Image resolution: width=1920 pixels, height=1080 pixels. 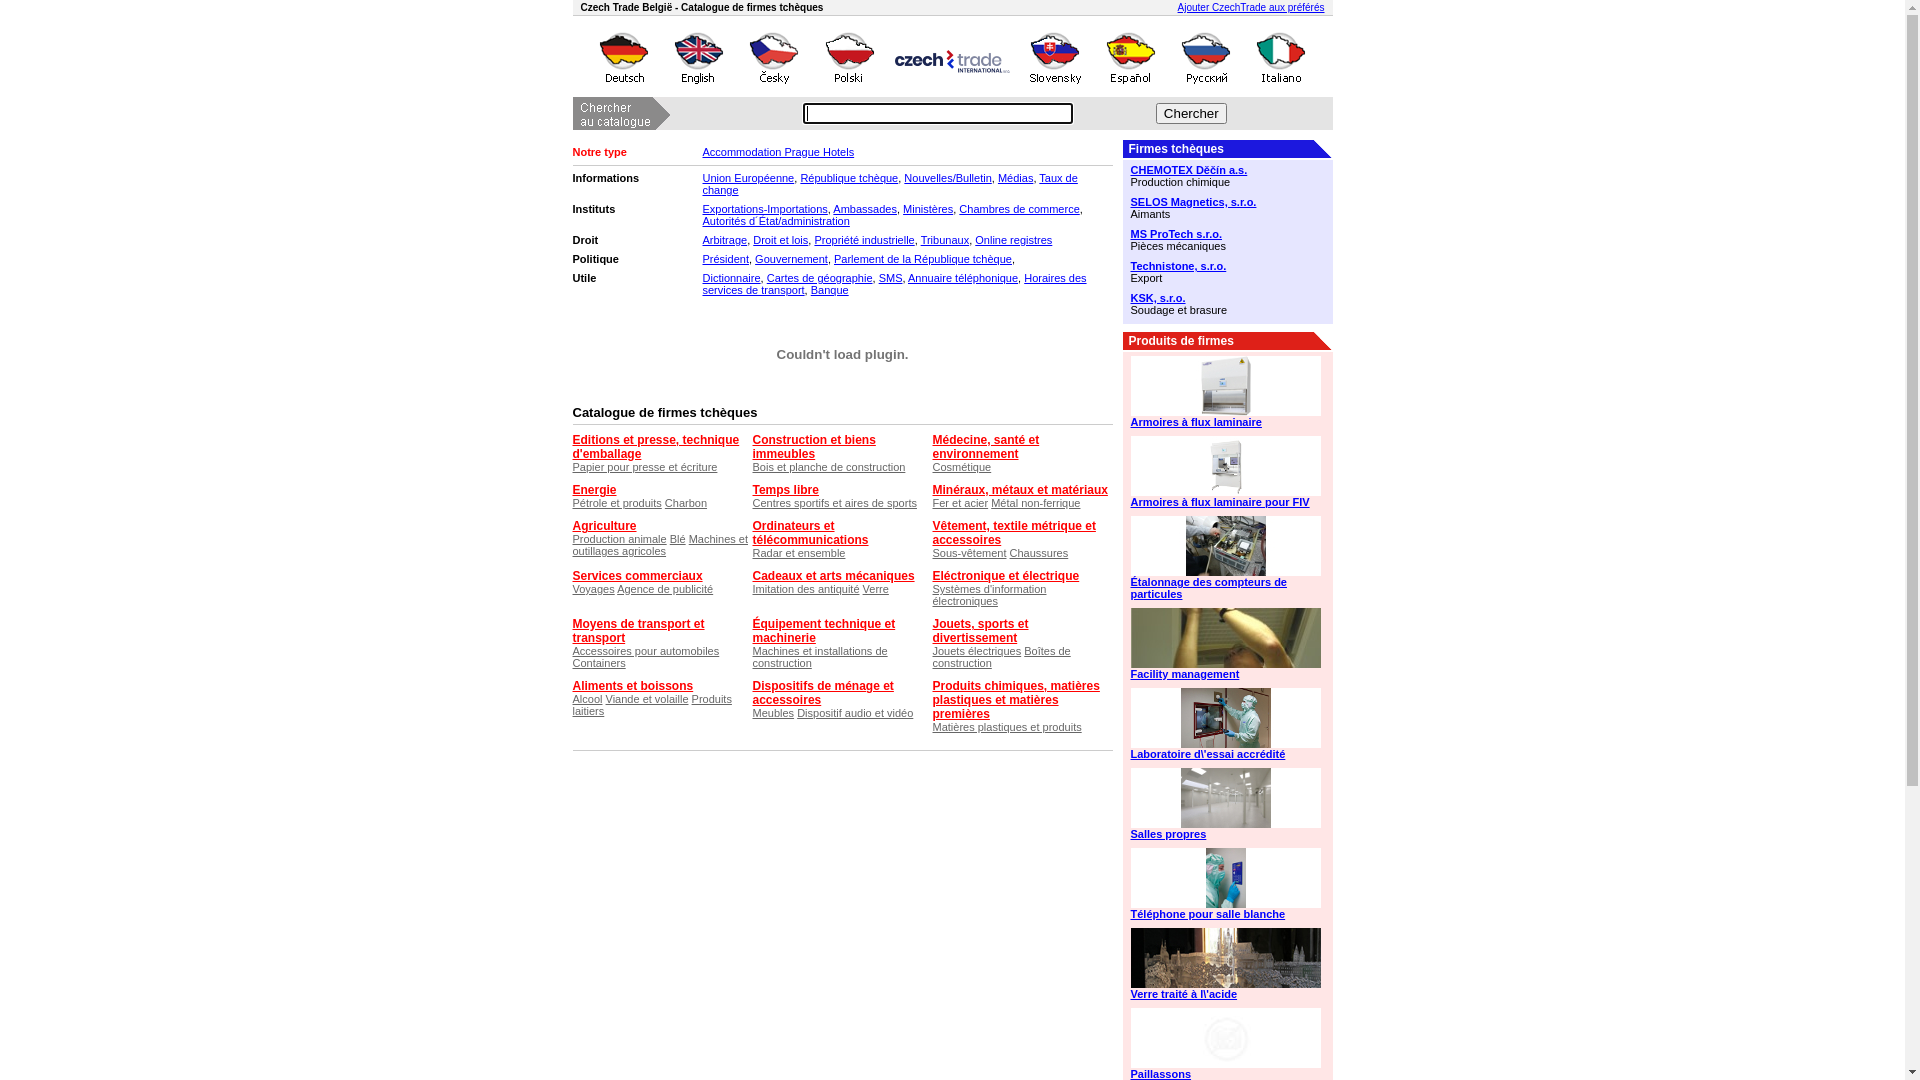 I want to click on 'MS ProTech s.r.o.', so click(x=1226, y=233).